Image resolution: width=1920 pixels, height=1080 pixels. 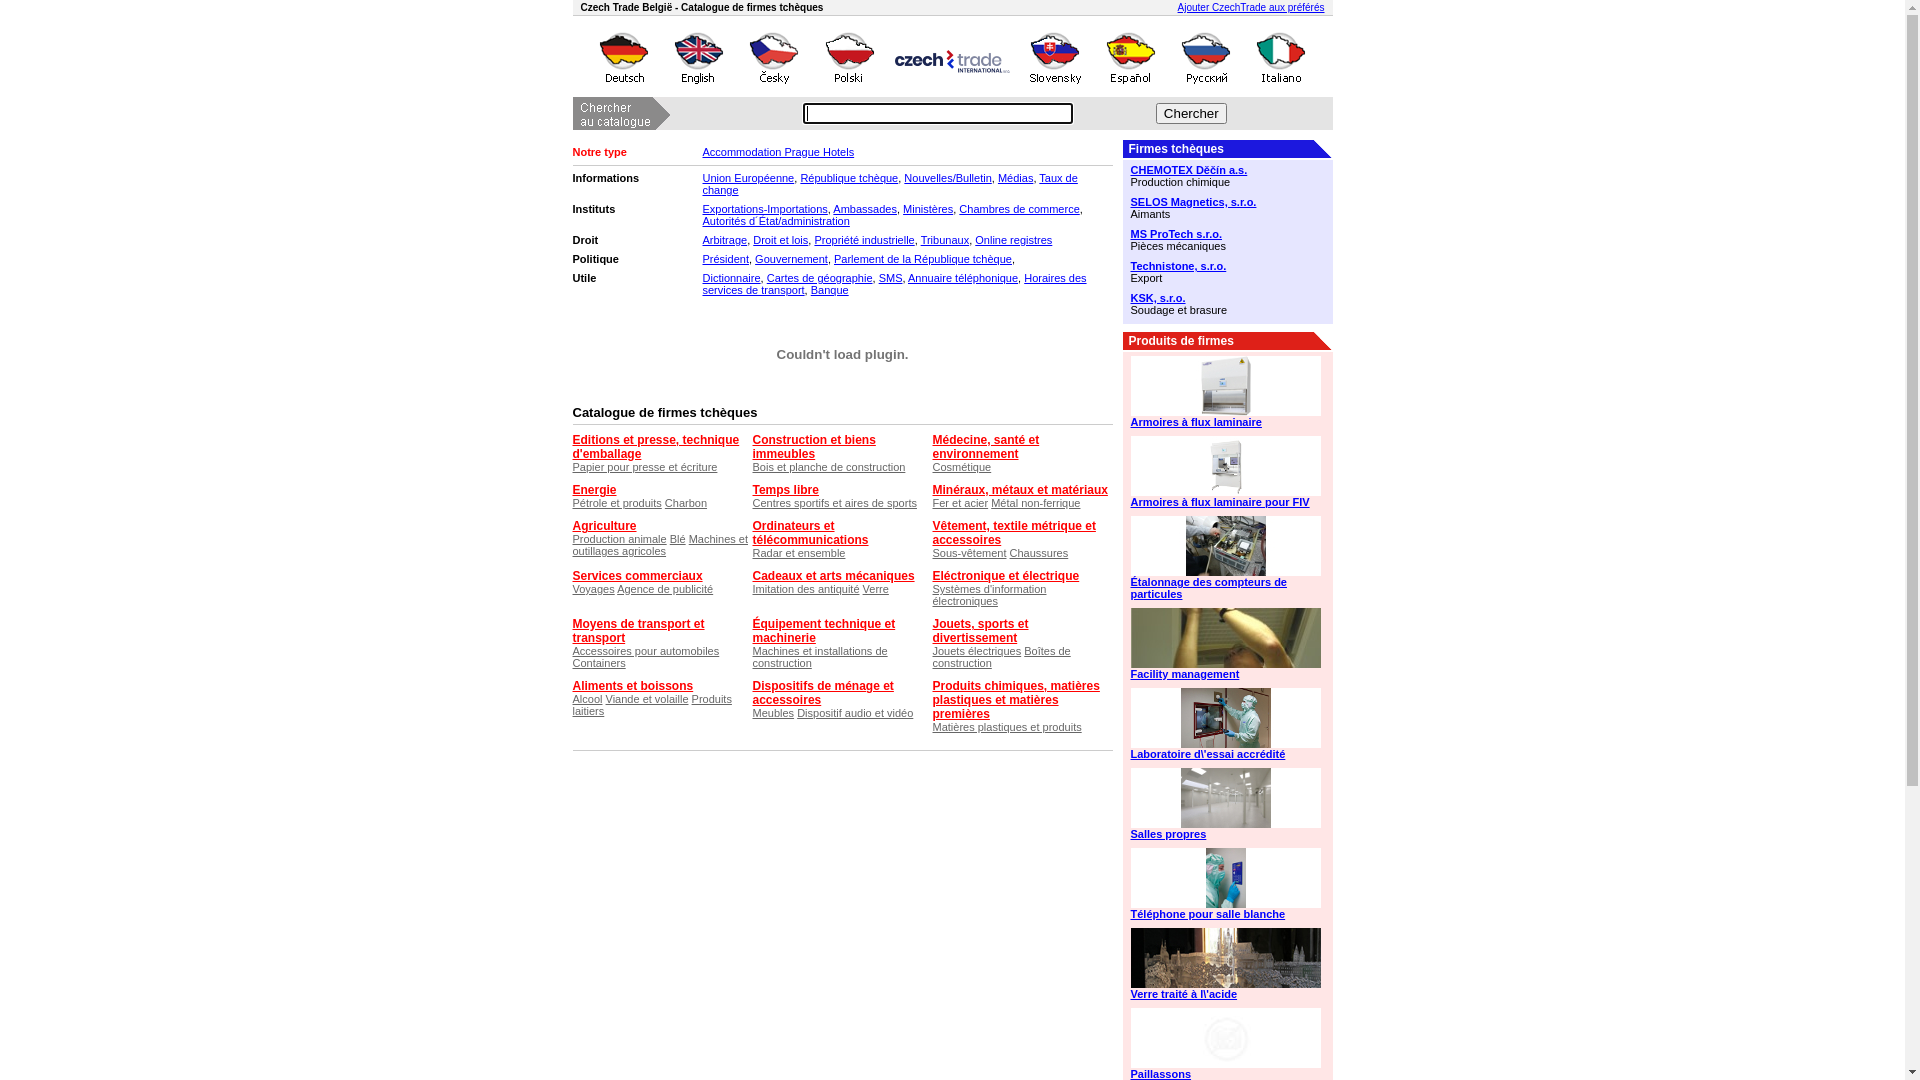 I want to click on 'MS ProTech s.r.o.', so click(x=1226, y=233).